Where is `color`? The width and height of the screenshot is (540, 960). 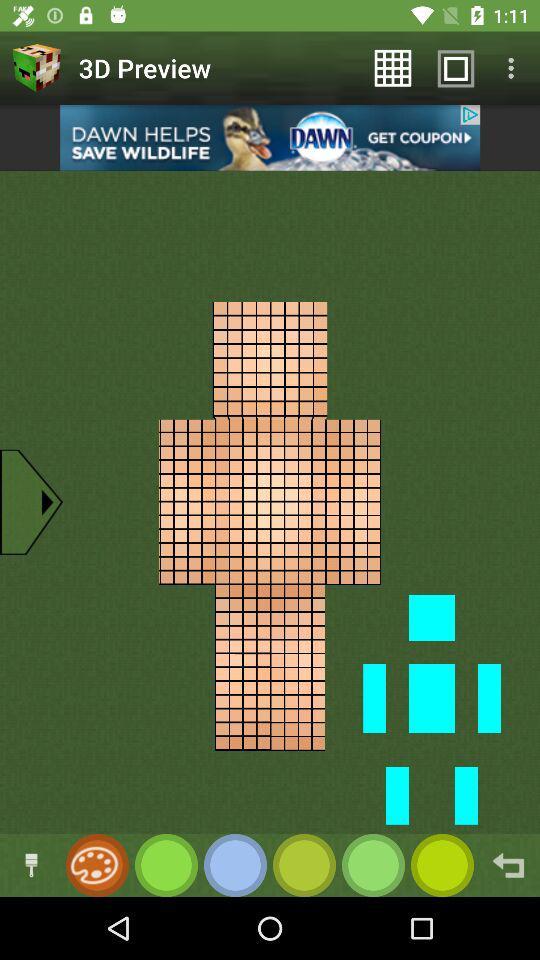
color is located at coordinates (373, 864).